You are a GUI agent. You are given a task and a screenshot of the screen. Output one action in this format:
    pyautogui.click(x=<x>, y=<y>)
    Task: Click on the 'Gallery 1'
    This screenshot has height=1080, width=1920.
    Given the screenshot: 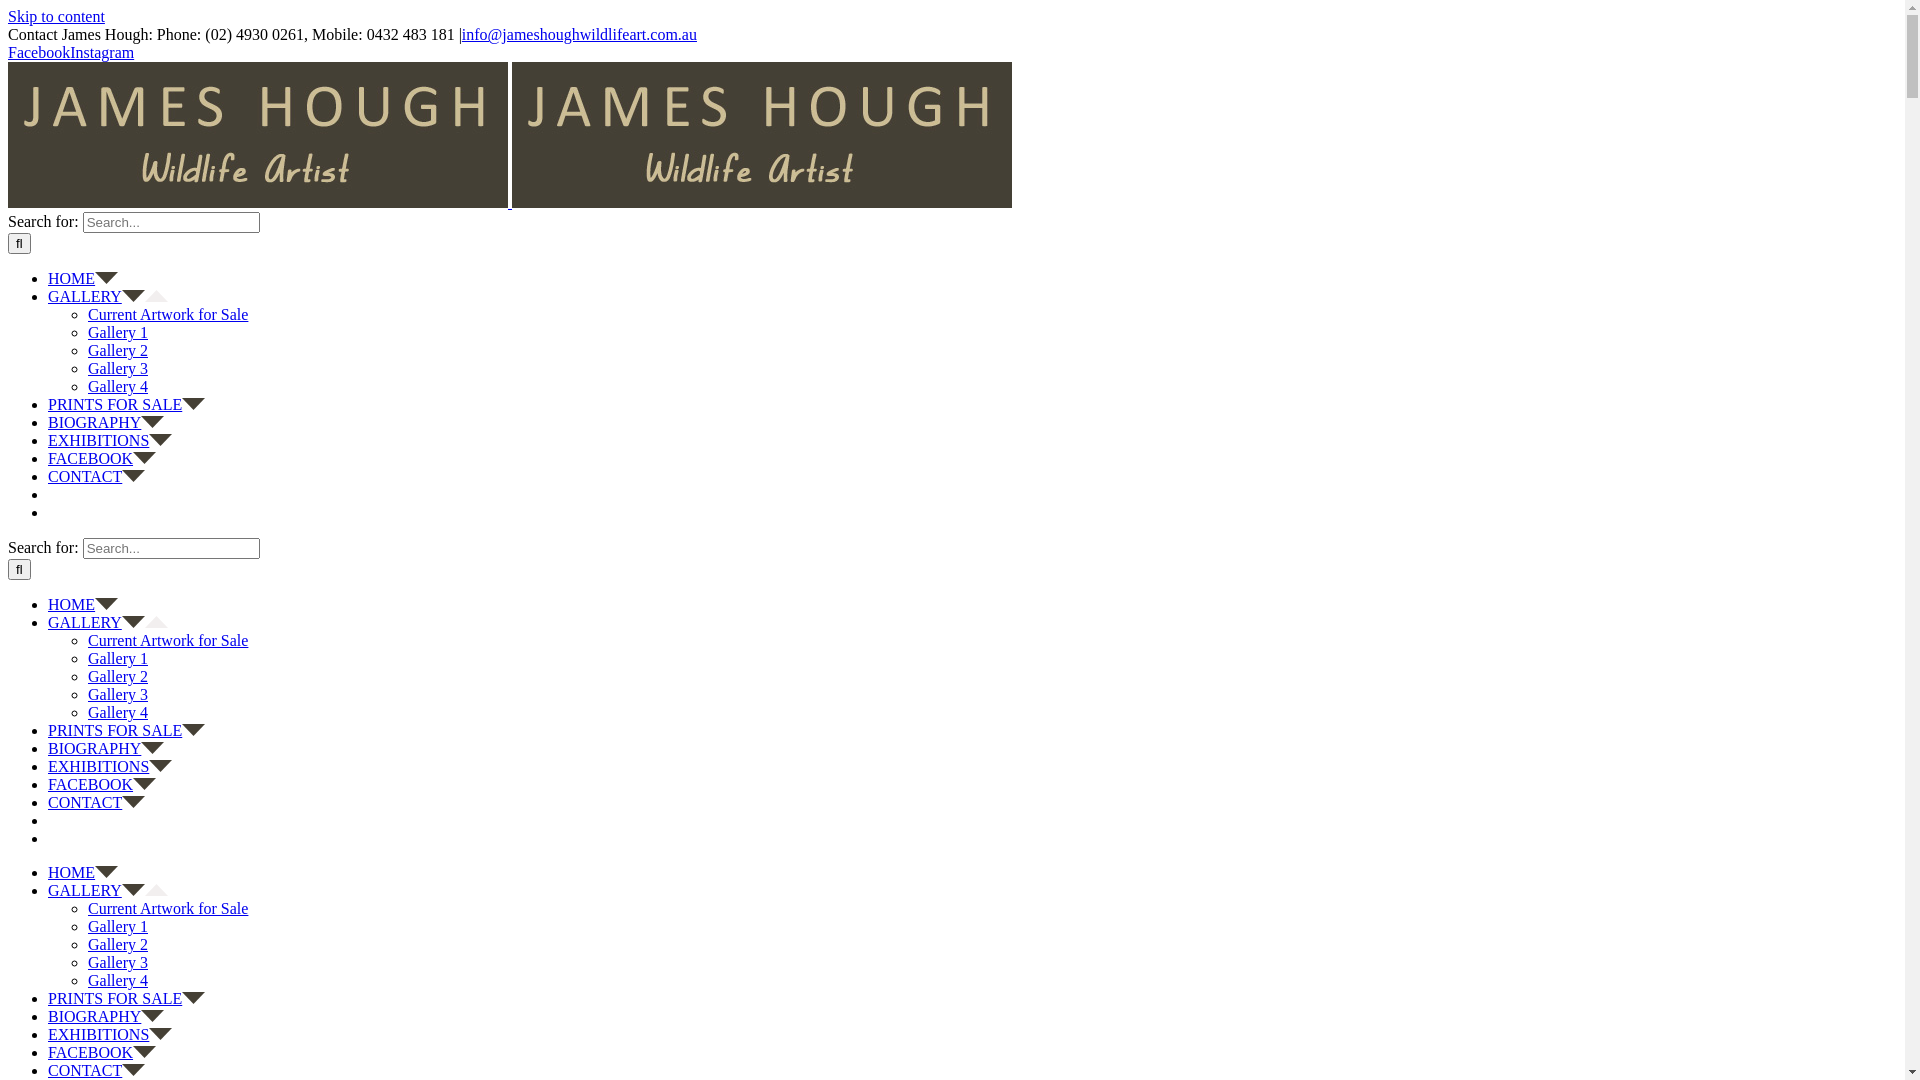 What is the action you would take?
    pyautogui.click(x=117, y=658)
    